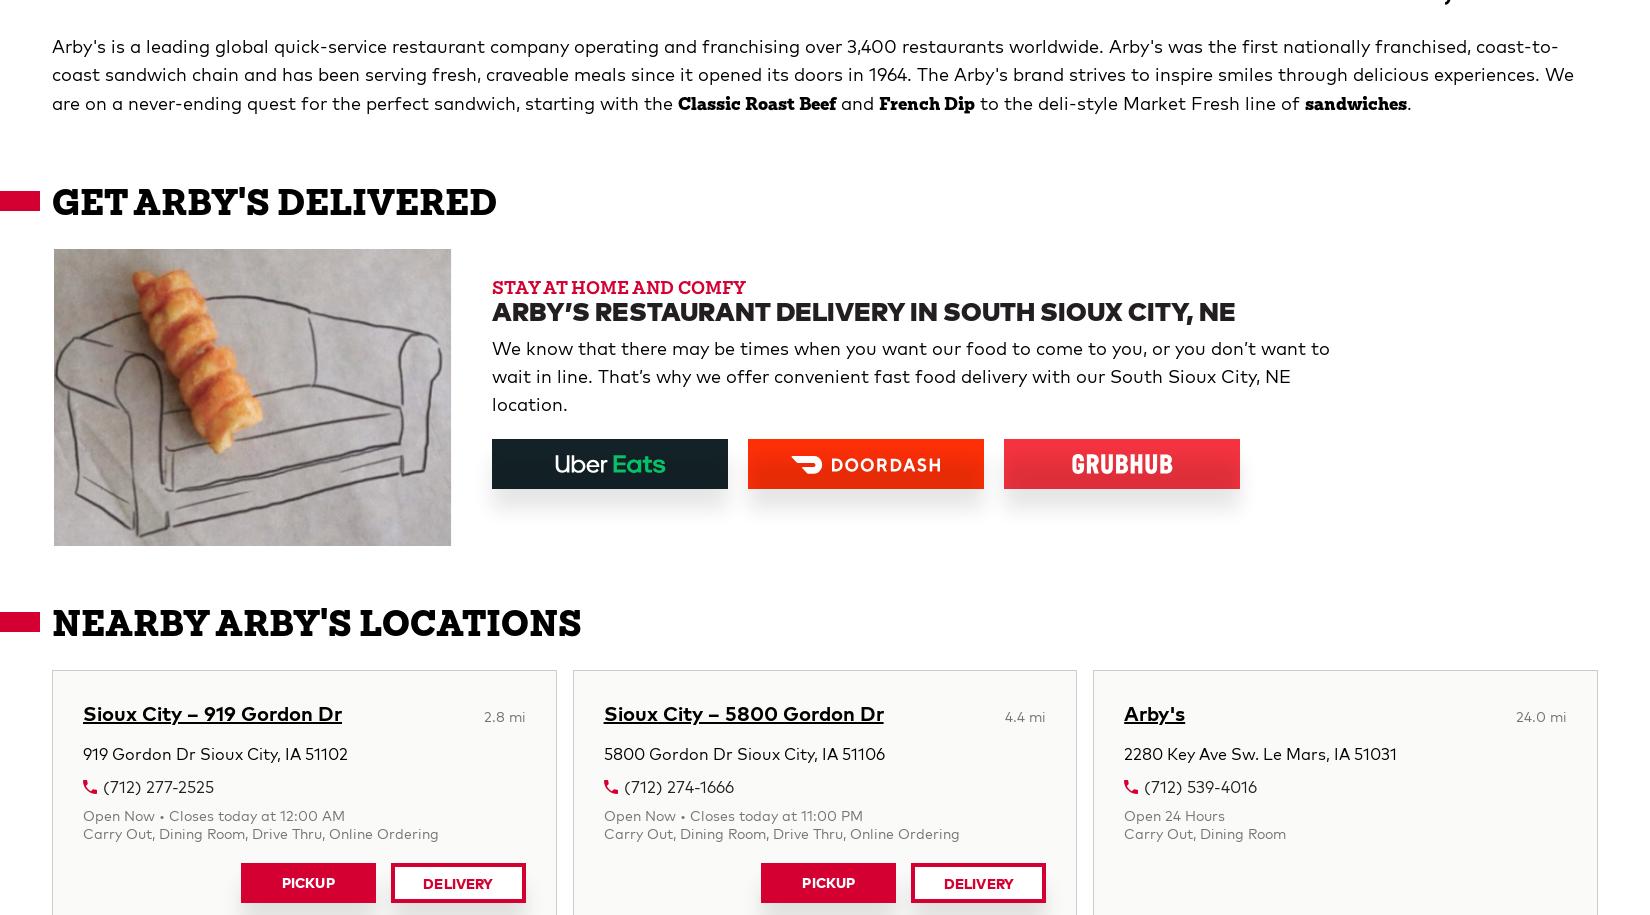 The width and height of the screenshot is (1650, 915). I want to click on 'Sandwich With Purchase, plus weekly offers and other surprises. Terms apply.', so click(707, 599).